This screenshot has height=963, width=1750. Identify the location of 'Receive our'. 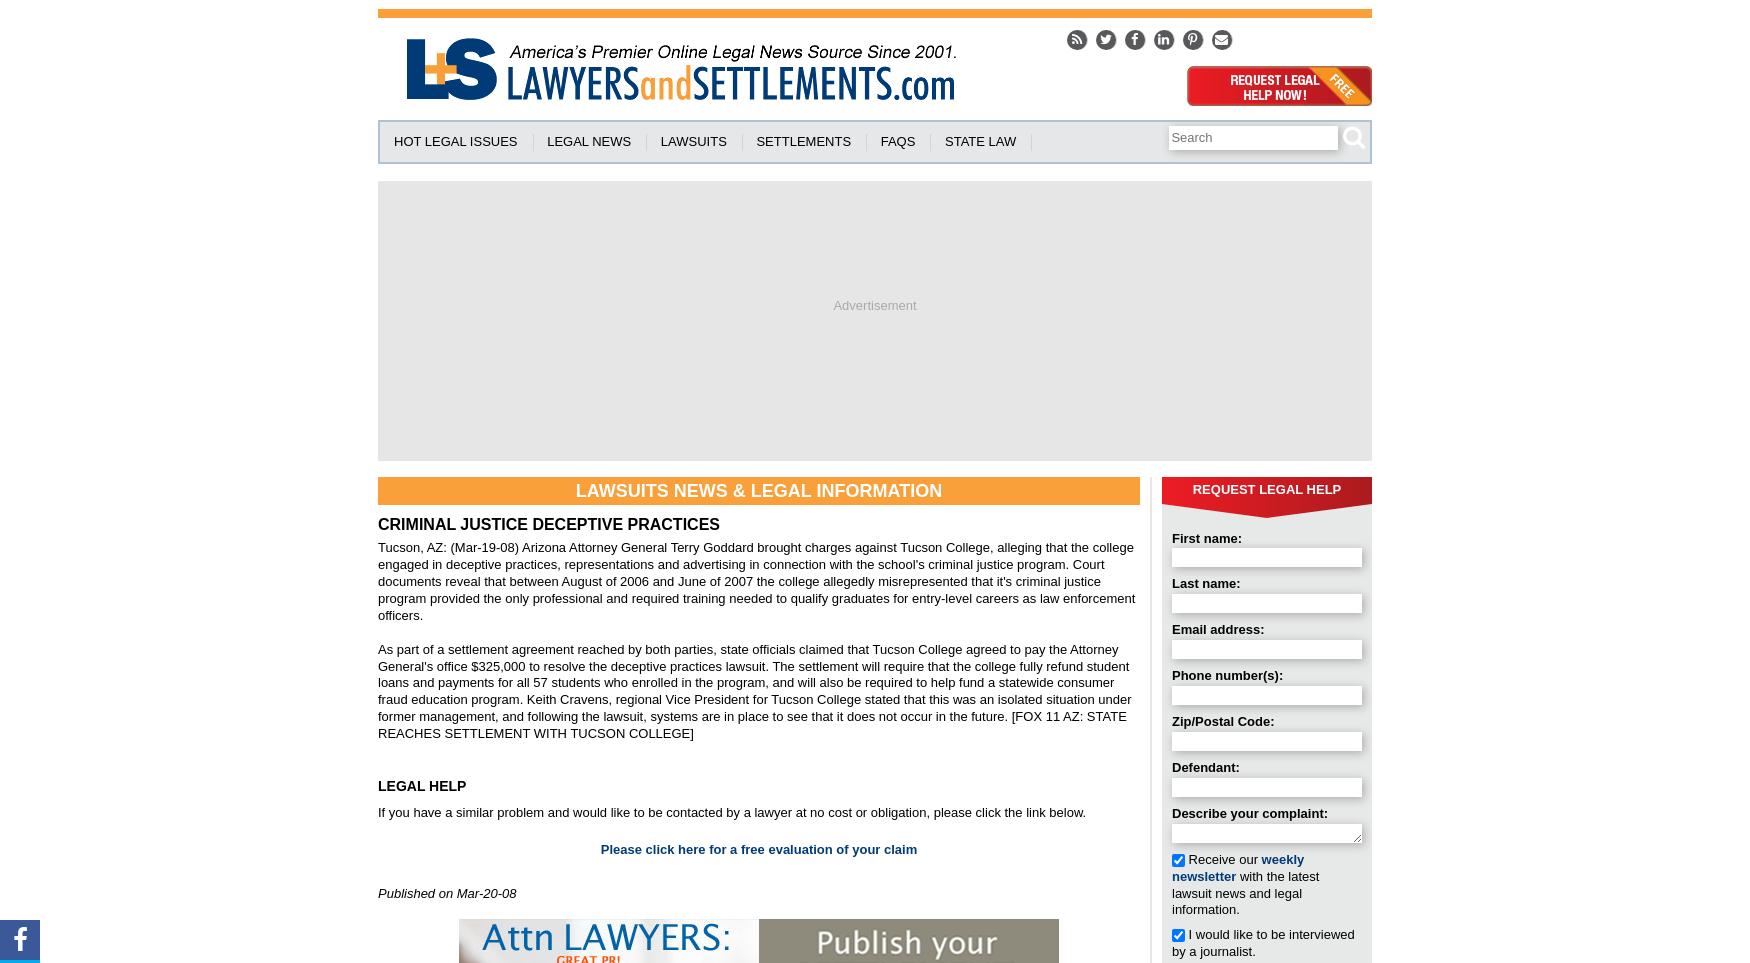
(1183, 858).